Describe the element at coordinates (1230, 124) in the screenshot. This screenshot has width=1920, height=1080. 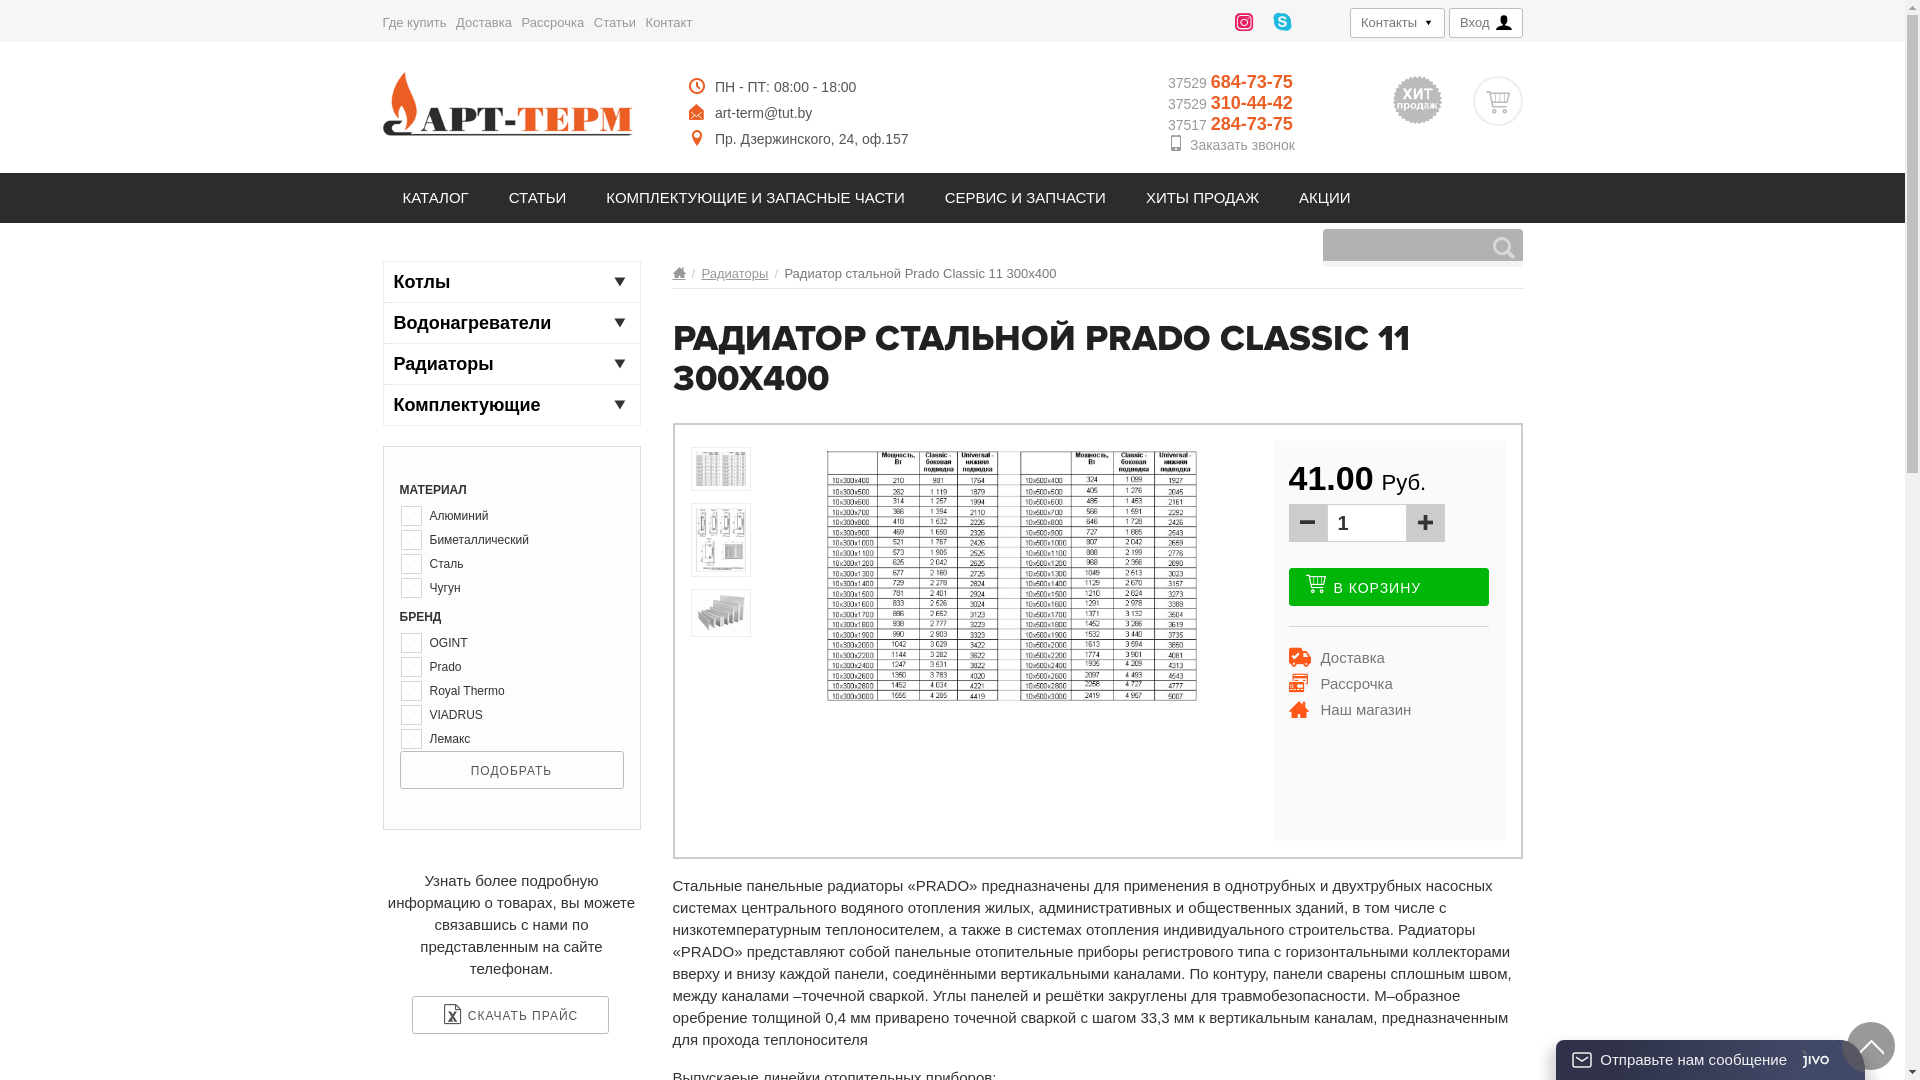
I see `'37517 284-73-75'` at that location.